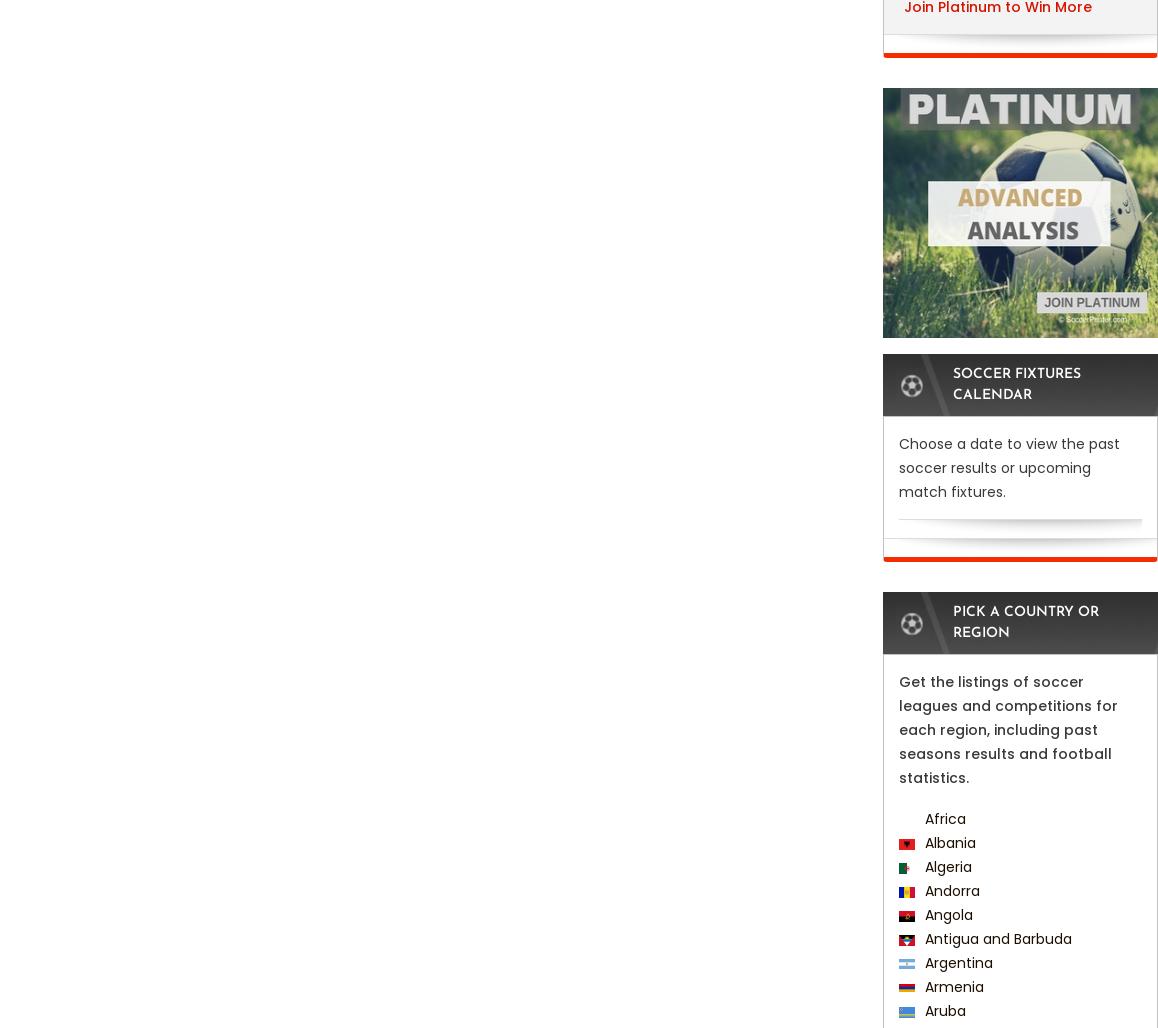 This screenshot has width=1158, height=1028. I want to click on 'Aruba', so click(941, 1010).